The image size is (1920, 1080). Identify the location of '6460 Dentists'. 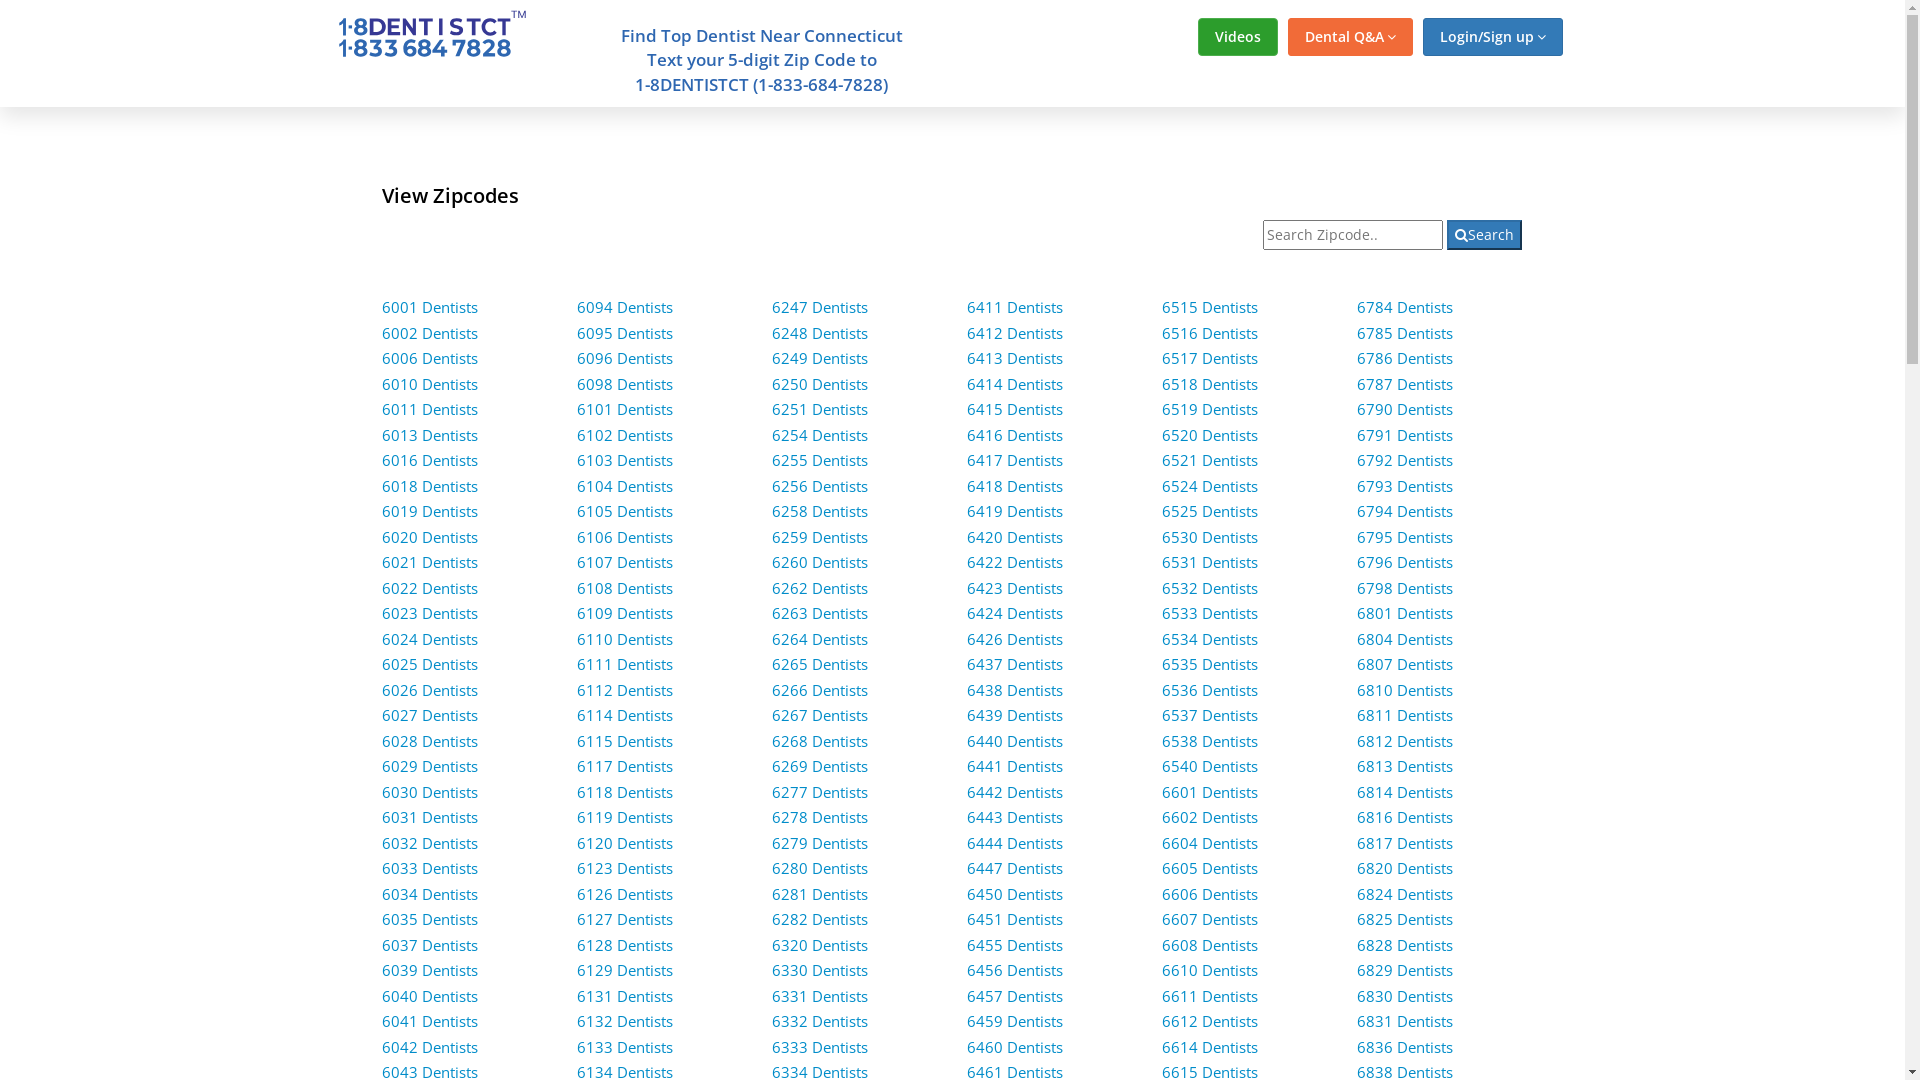
(1014, 1045).